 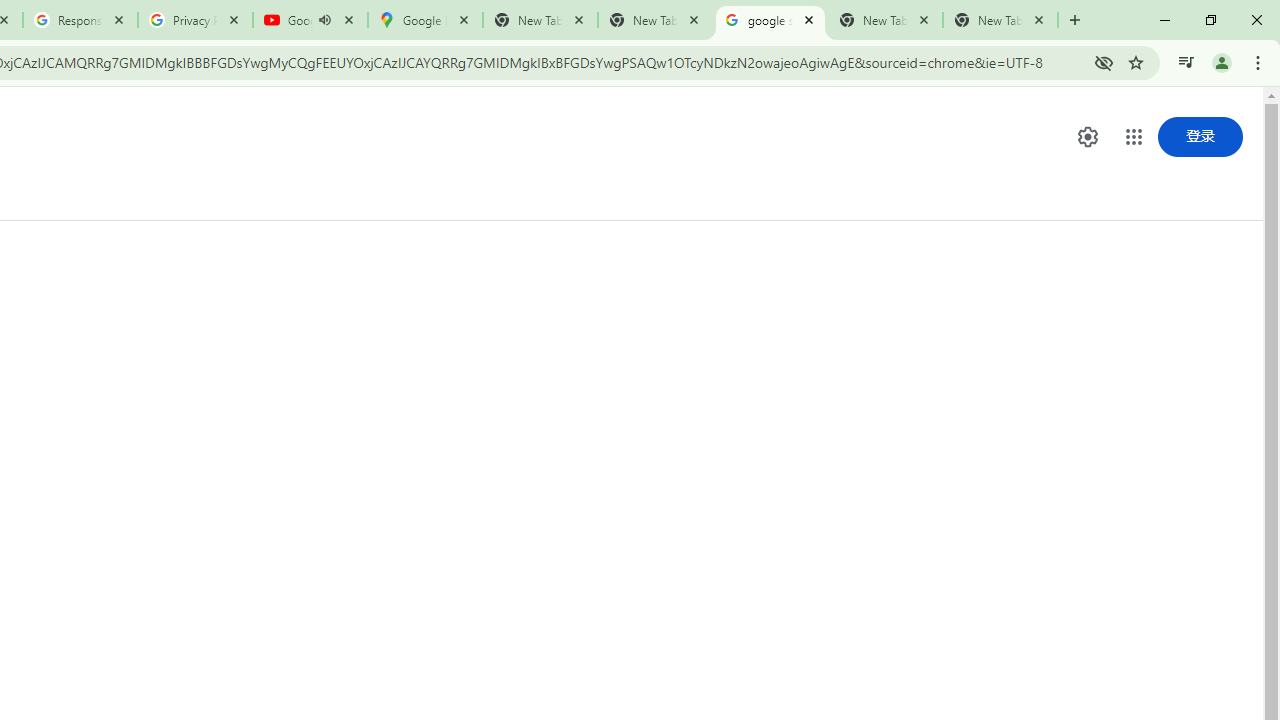 What do you see at coordinates (423, 20) in the screenshot?
I see `'Google Maps'` at bounding box center [423, 20].